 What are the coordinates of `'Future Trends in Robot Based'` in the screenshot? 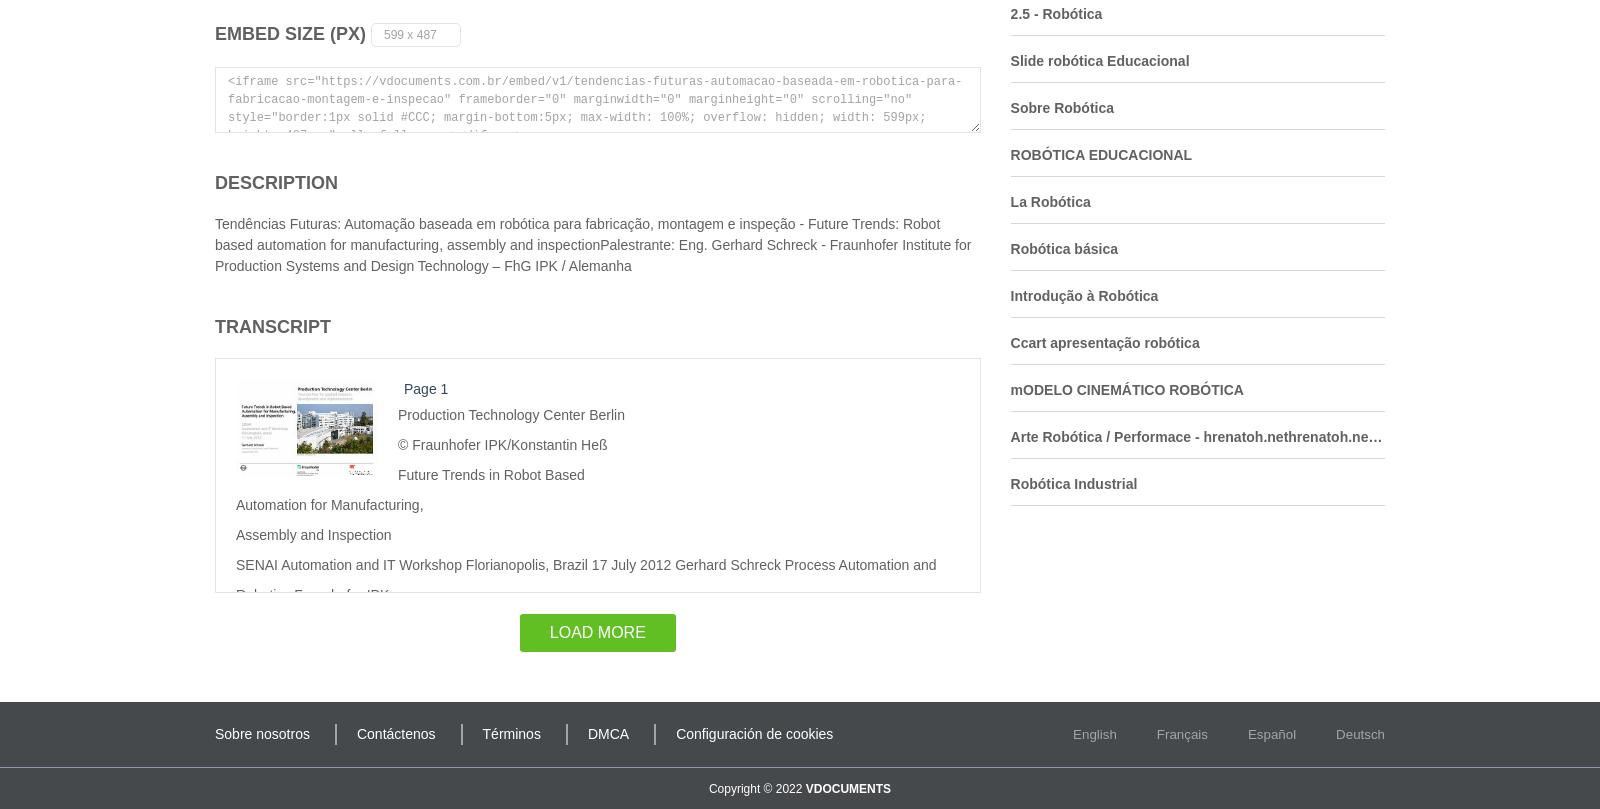 It's located at (490, 472).